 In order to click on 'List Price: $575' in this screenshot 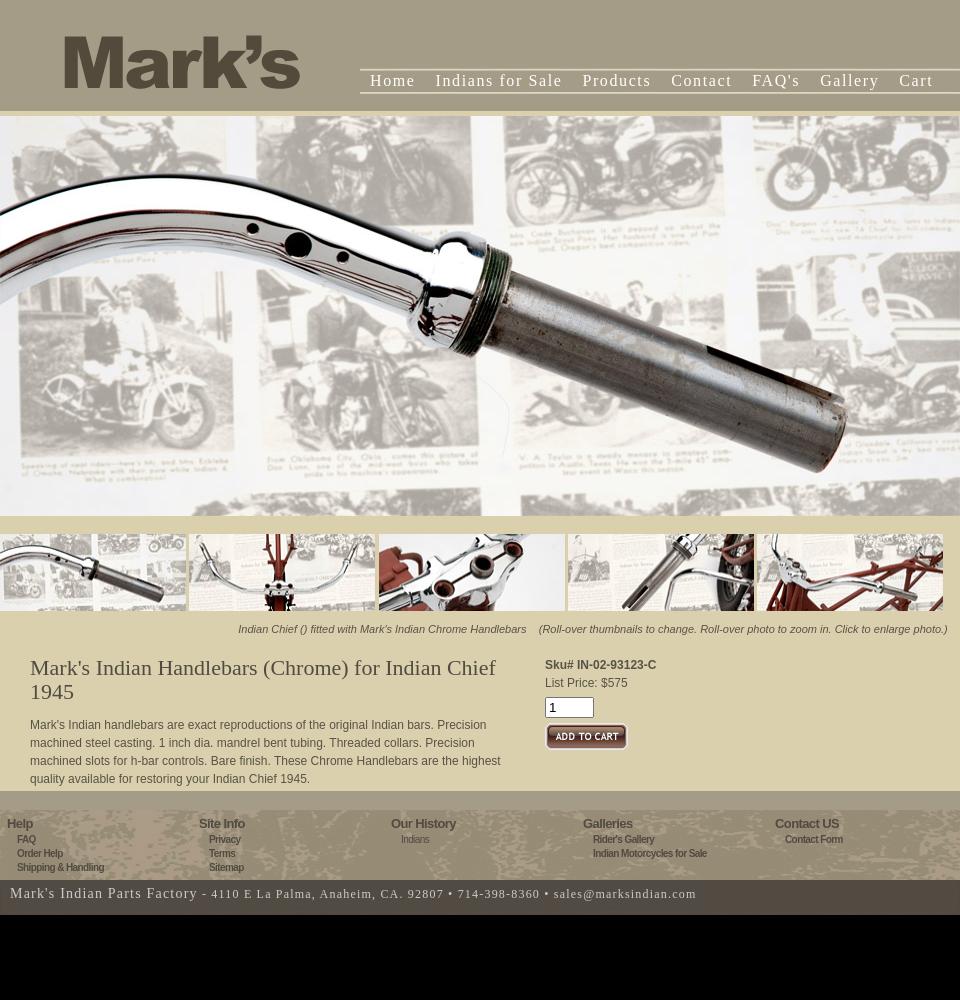, I will do `click(544, 683)`.